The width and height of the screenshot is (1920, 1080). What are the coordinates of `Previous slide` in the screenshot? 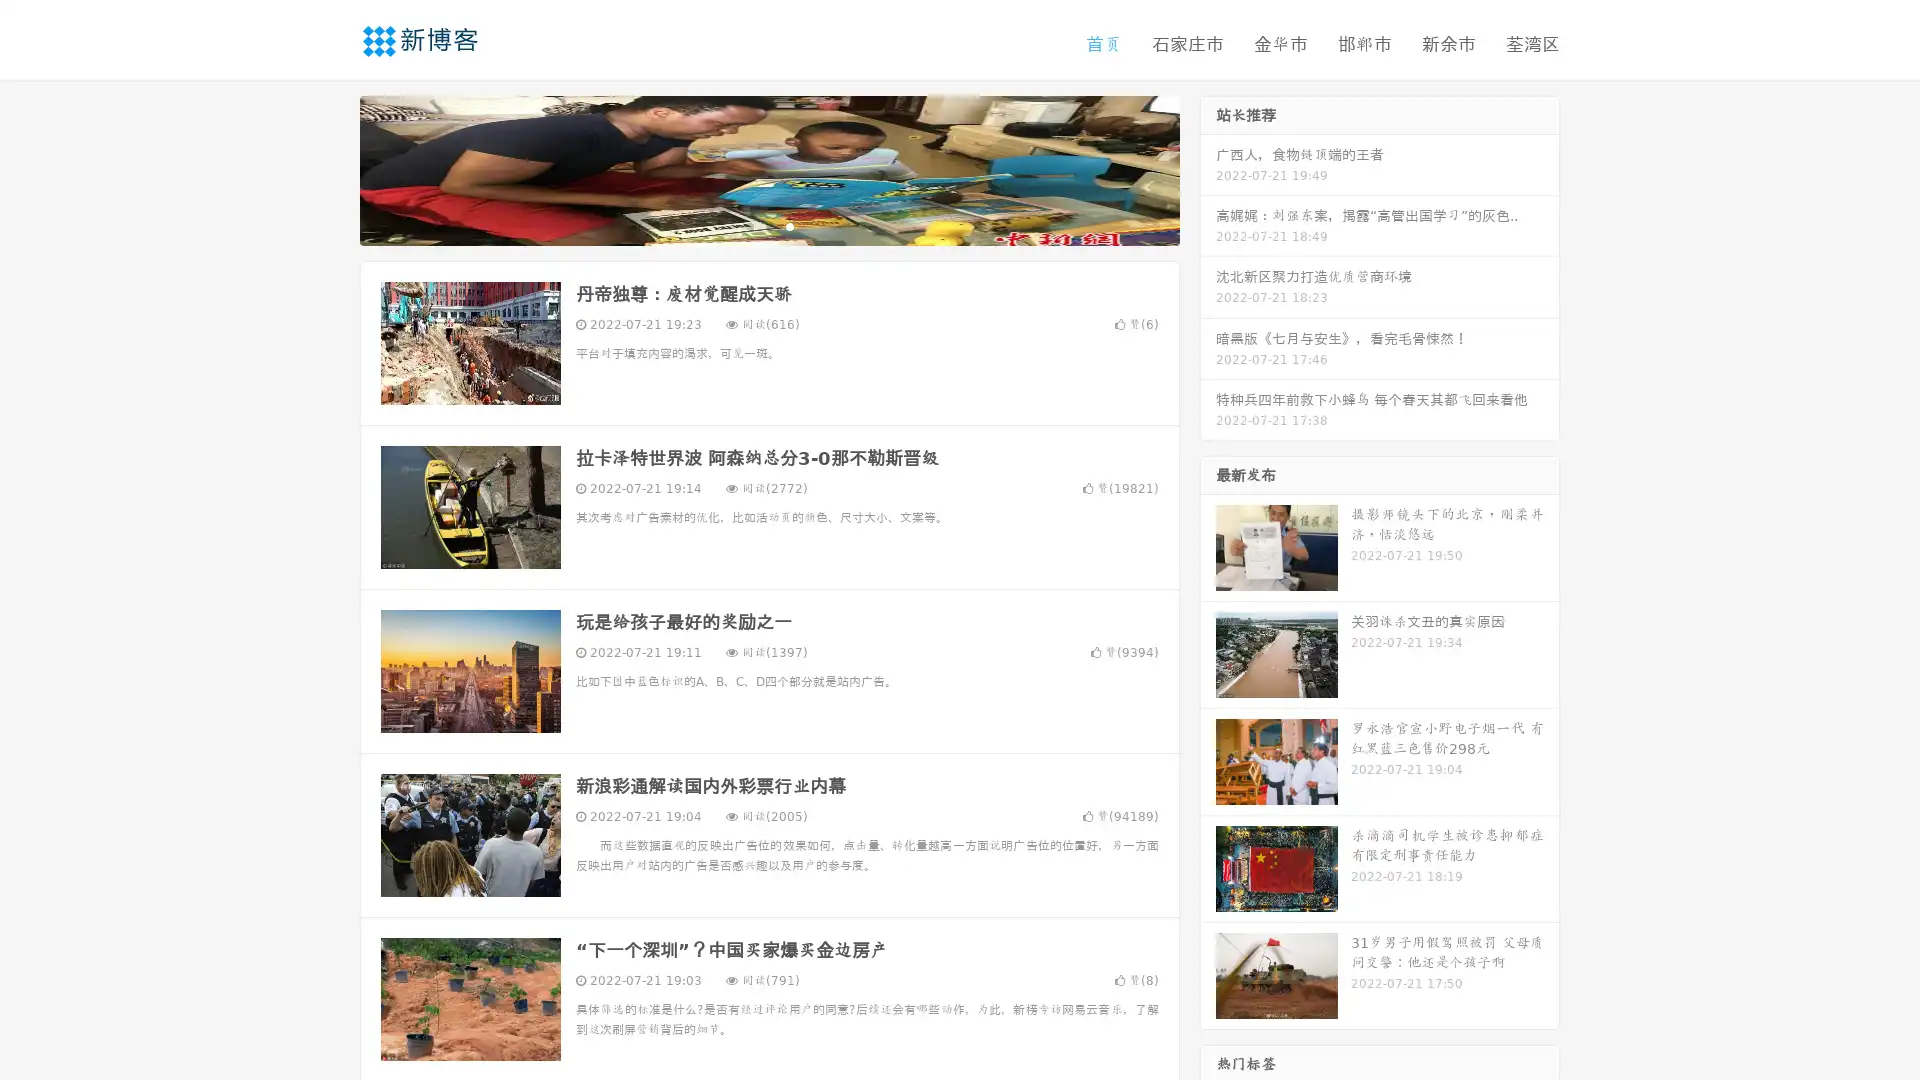 It's located at (330, 168).